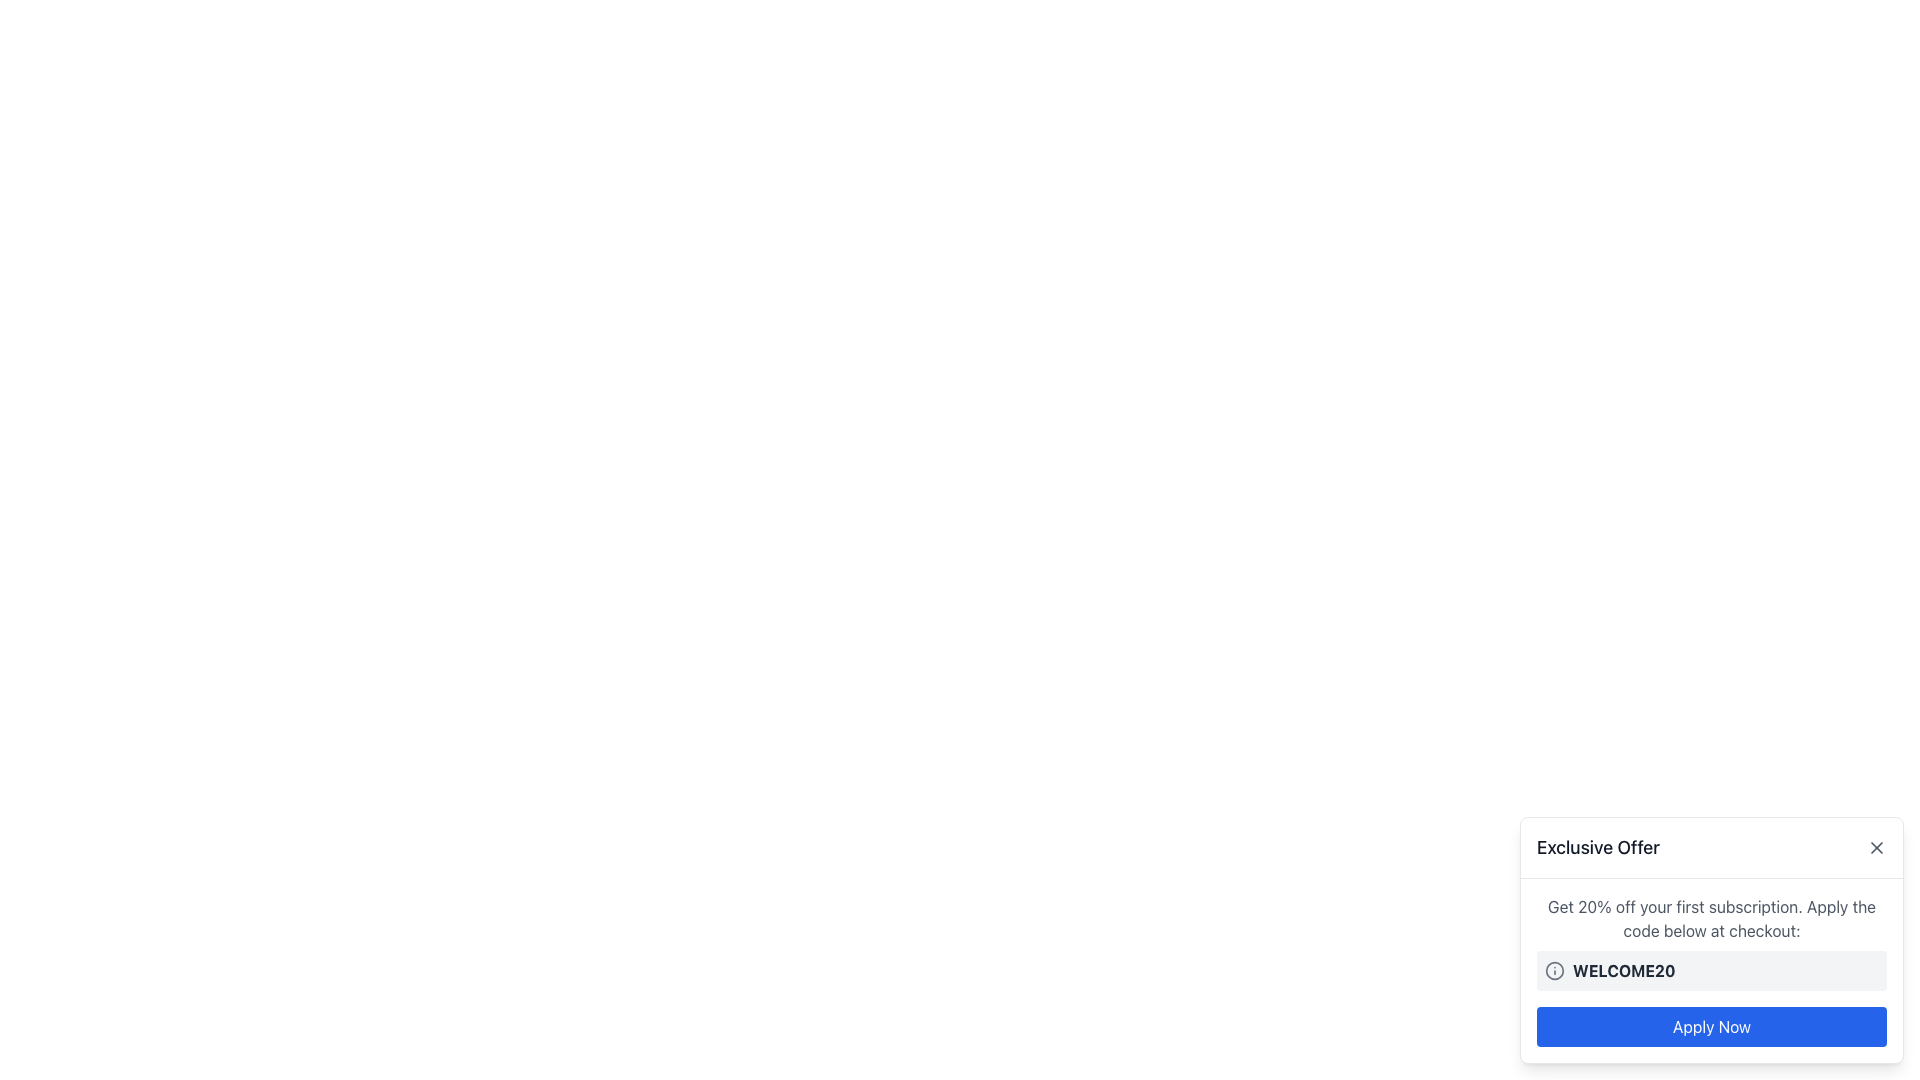 The width and height of the screenshot is (1920, 1080). What do you see at coordinates (1875, 848) in the screenshot?
I see `the 'X' icon button in the top-right corner of the popup header` at bounding box center [1875, 848].